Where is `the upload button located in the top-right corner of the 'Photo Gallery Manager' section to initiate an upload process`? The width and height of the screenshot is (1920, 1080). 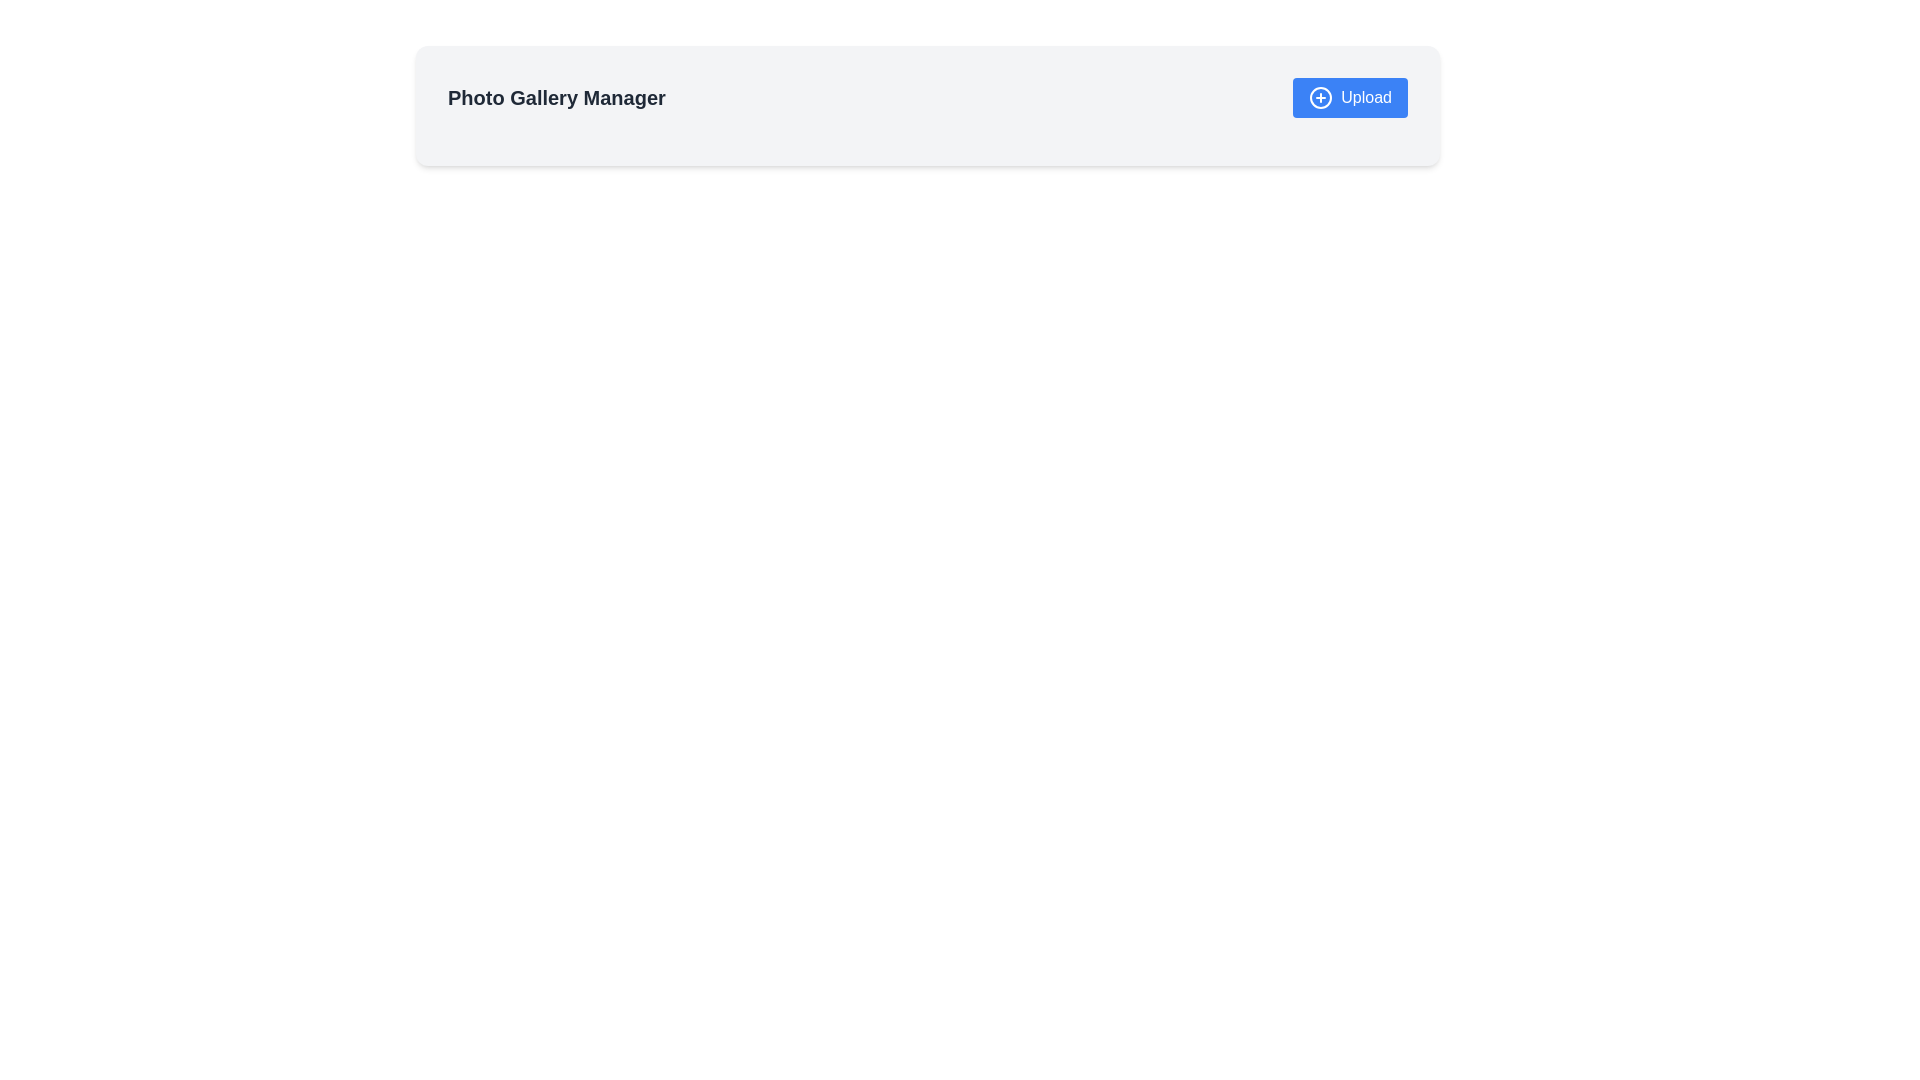
the upload button located in the top-right corner of the 'Photo Gallery Manager' section to initiate an upload process is located at coordinates (1350, 97).